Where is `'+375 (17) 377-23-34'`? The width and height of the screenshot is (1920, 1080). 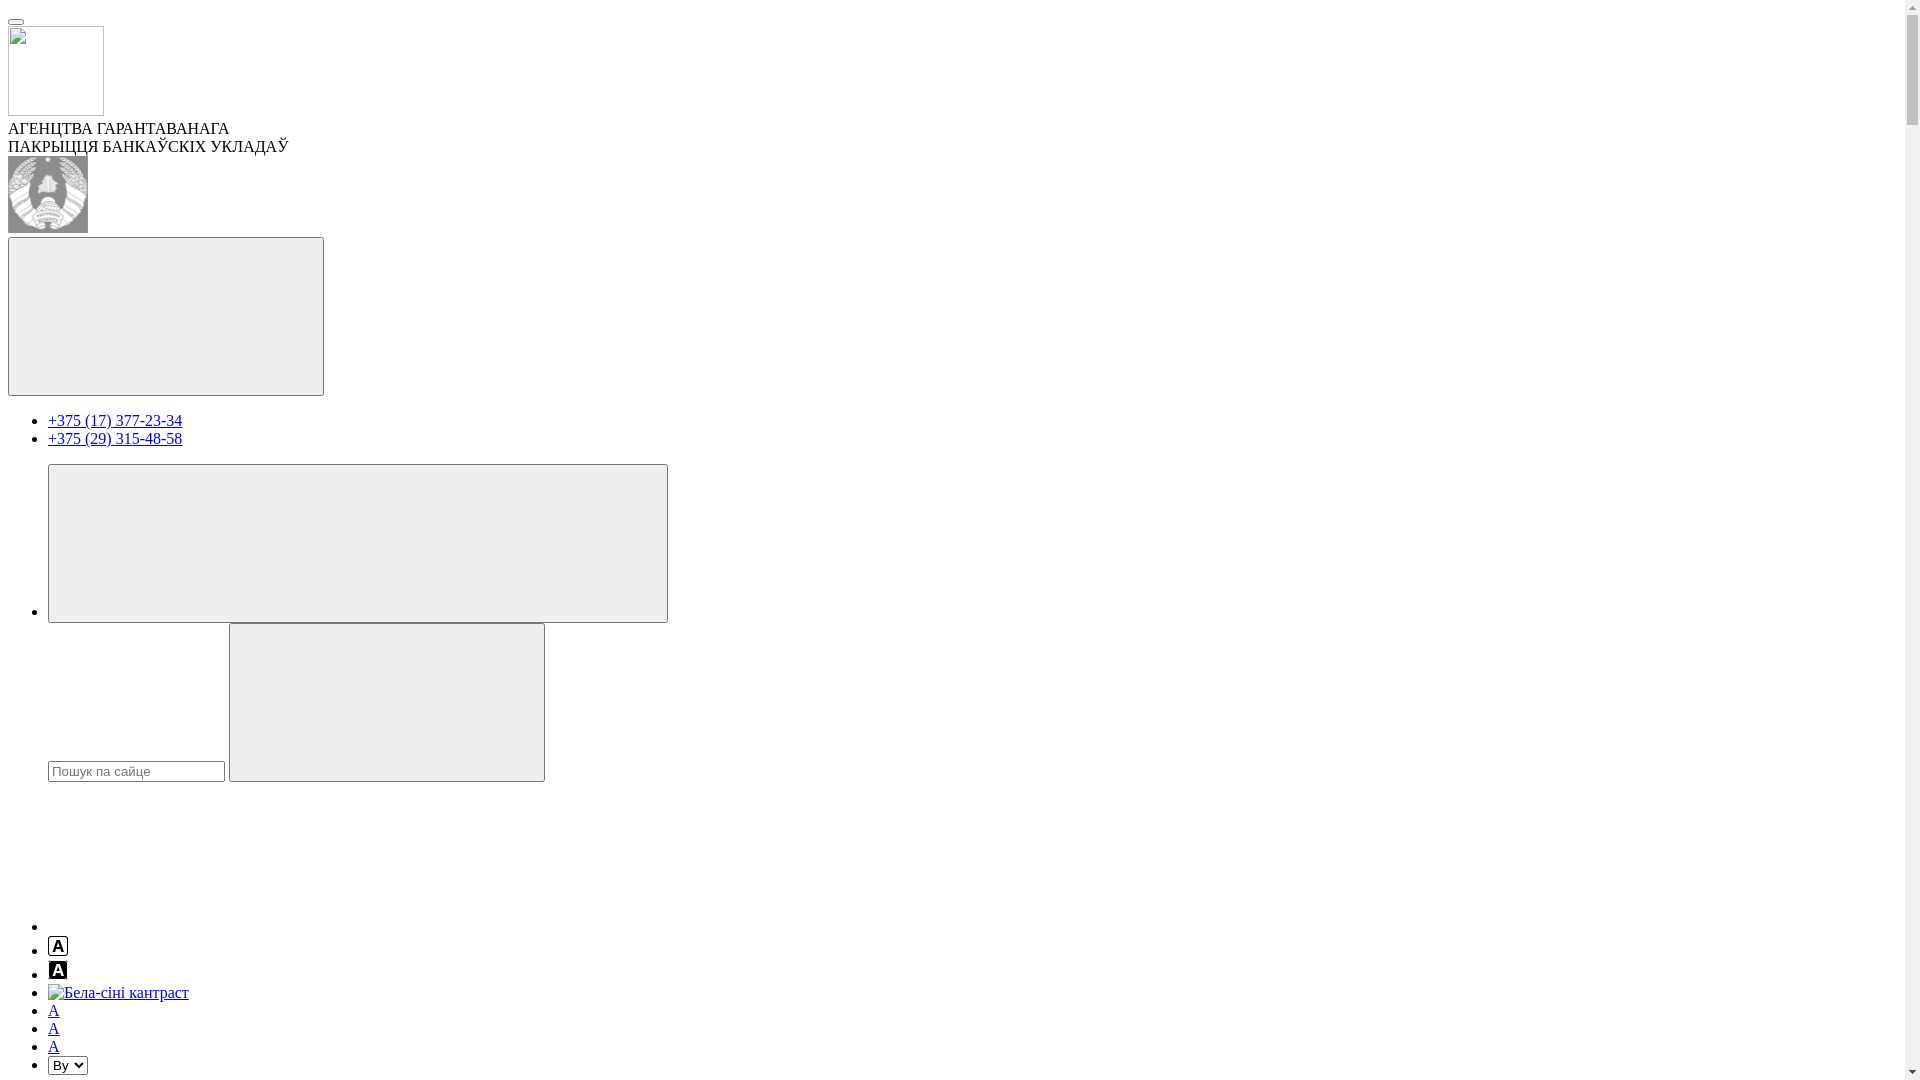
'+375 (17) 377-23-34' is located at coordinates (114, 419).